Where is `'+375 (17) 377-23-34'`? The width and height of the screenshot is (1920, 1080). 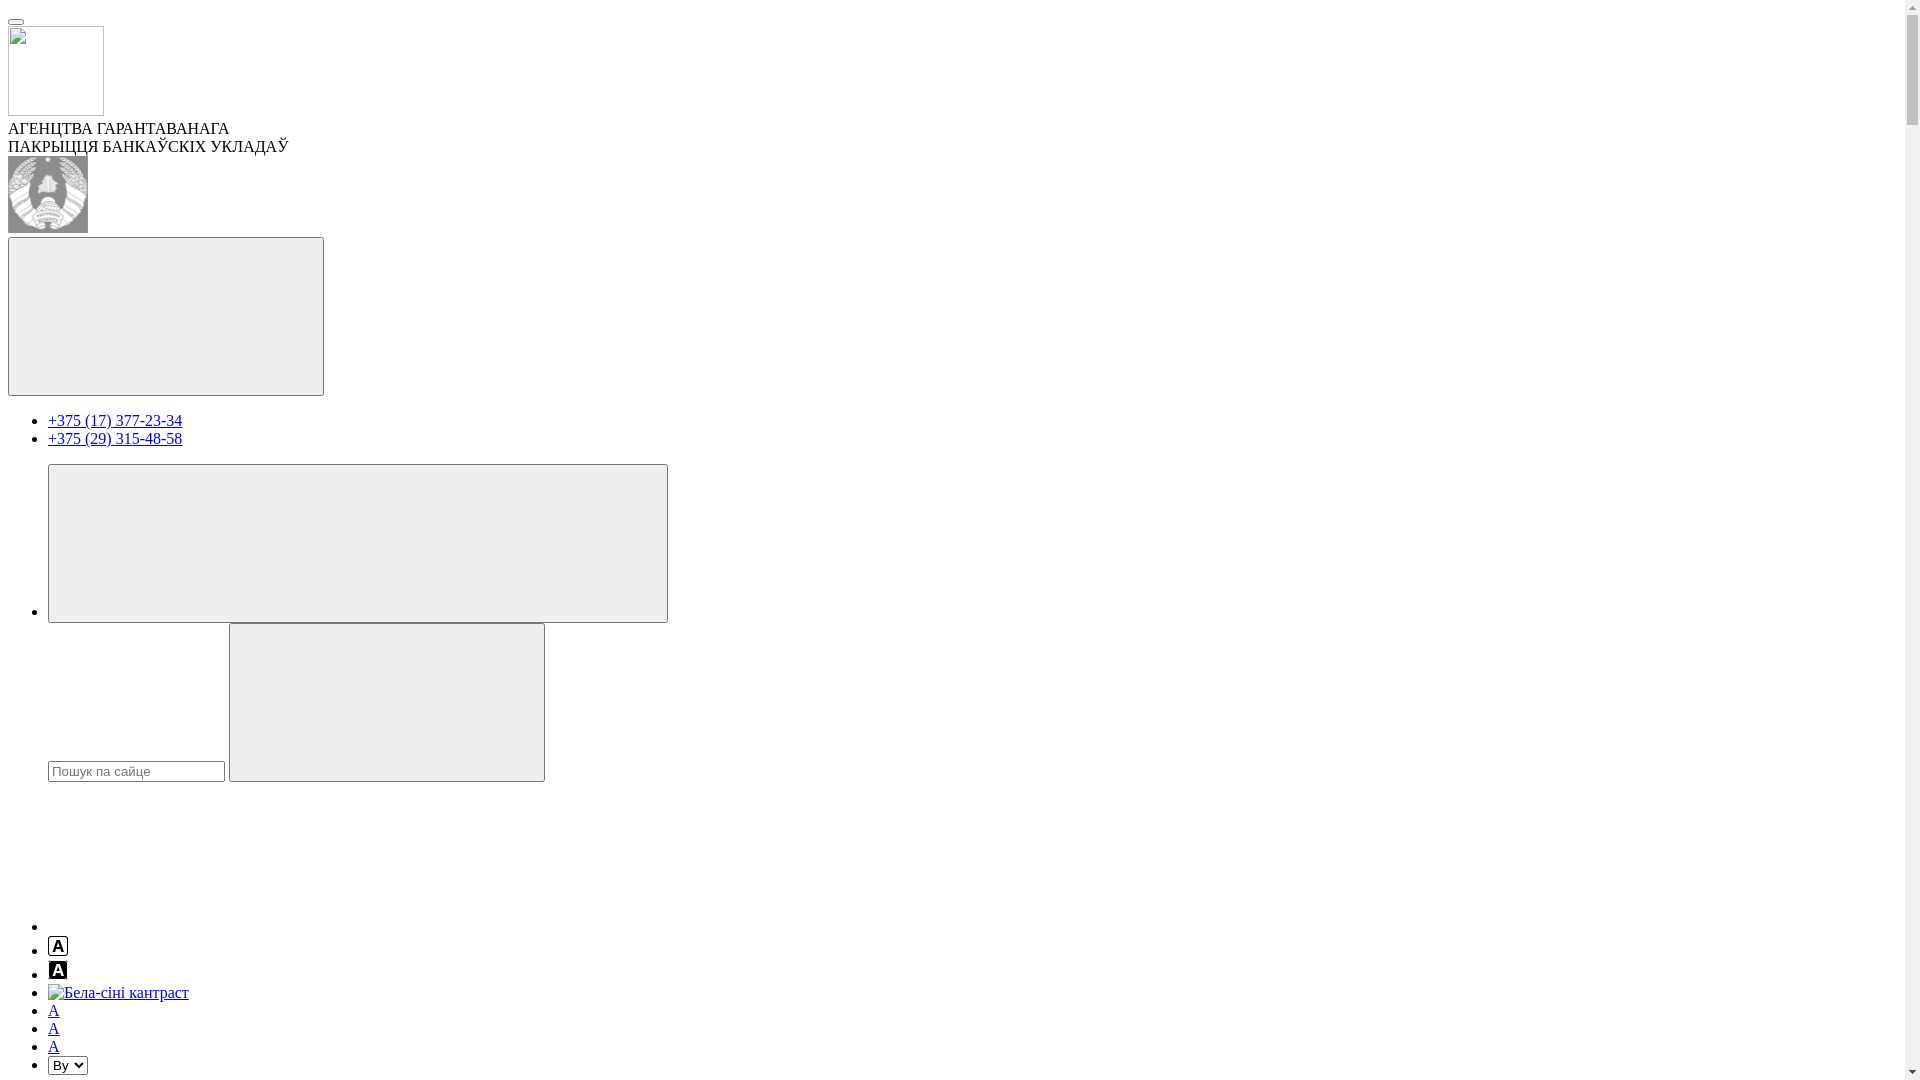
'+375 (17) 377-23-34' is located at coordinates (114, 419).